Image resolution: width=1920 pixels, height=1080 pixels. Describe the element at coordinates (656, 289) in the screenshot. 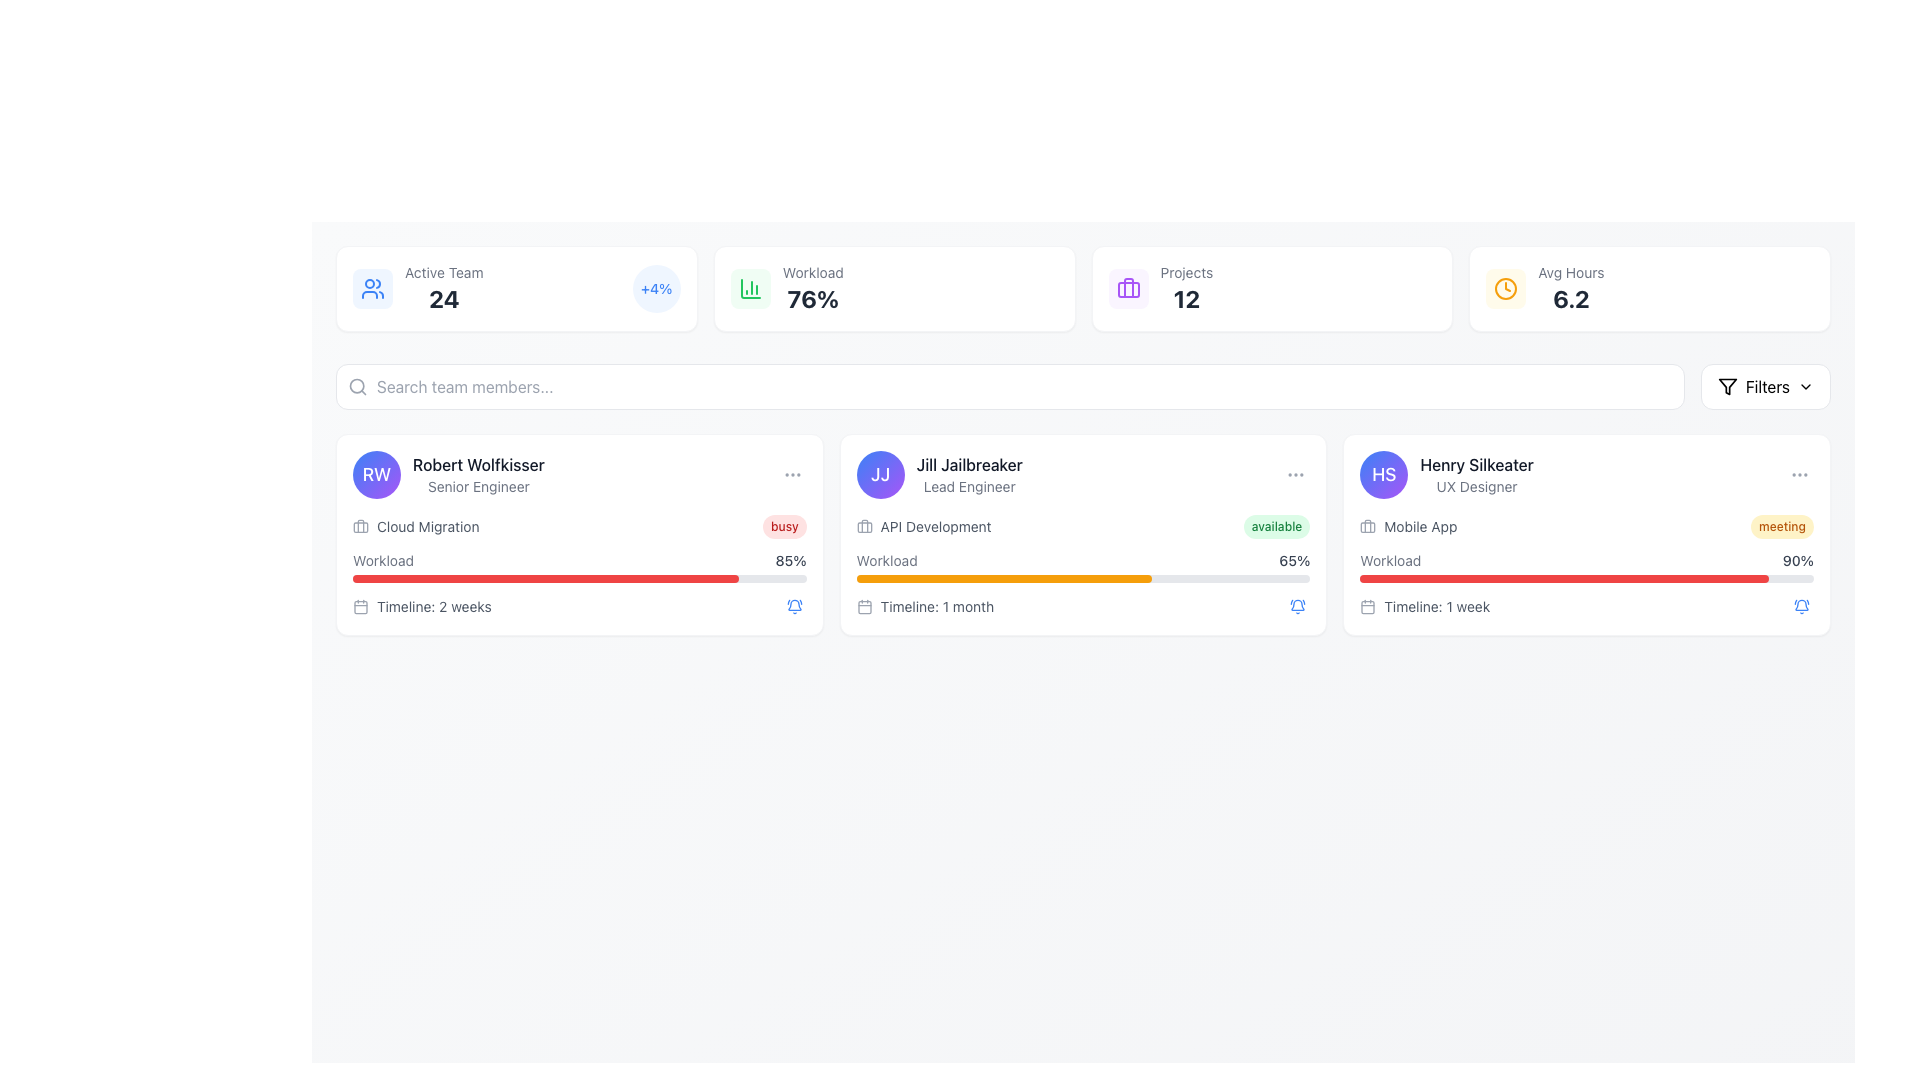

I see `the Statistical Badge displaying the percentage increase metric related to 'Active Team' for understanding growth` at that location.